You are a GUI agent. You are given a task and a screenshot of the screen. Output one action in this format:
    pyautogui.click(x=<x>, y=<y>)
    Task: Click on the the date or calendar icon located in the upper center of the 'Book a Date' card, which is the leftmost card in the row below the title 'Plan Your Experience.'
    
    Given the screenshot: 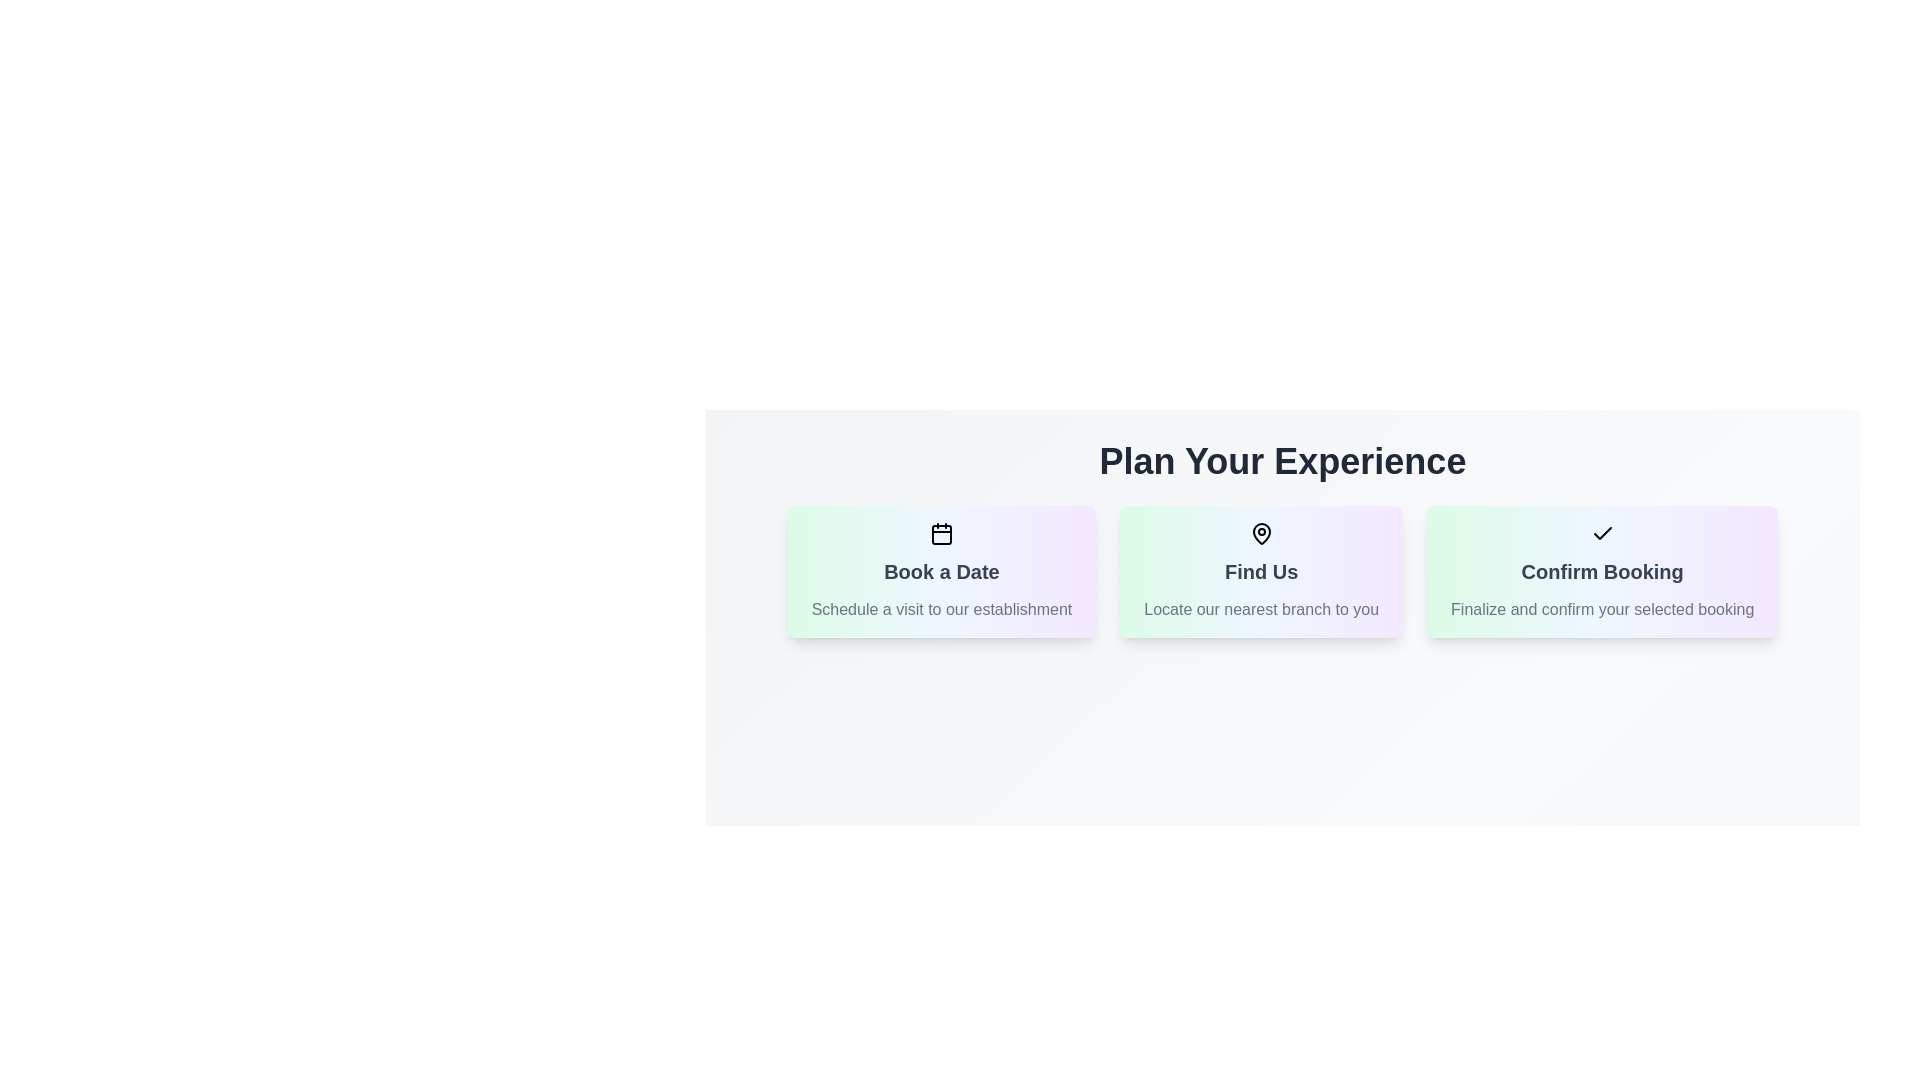 What is the action you would take?
    pyautogui.click(x=940, y=534)
    